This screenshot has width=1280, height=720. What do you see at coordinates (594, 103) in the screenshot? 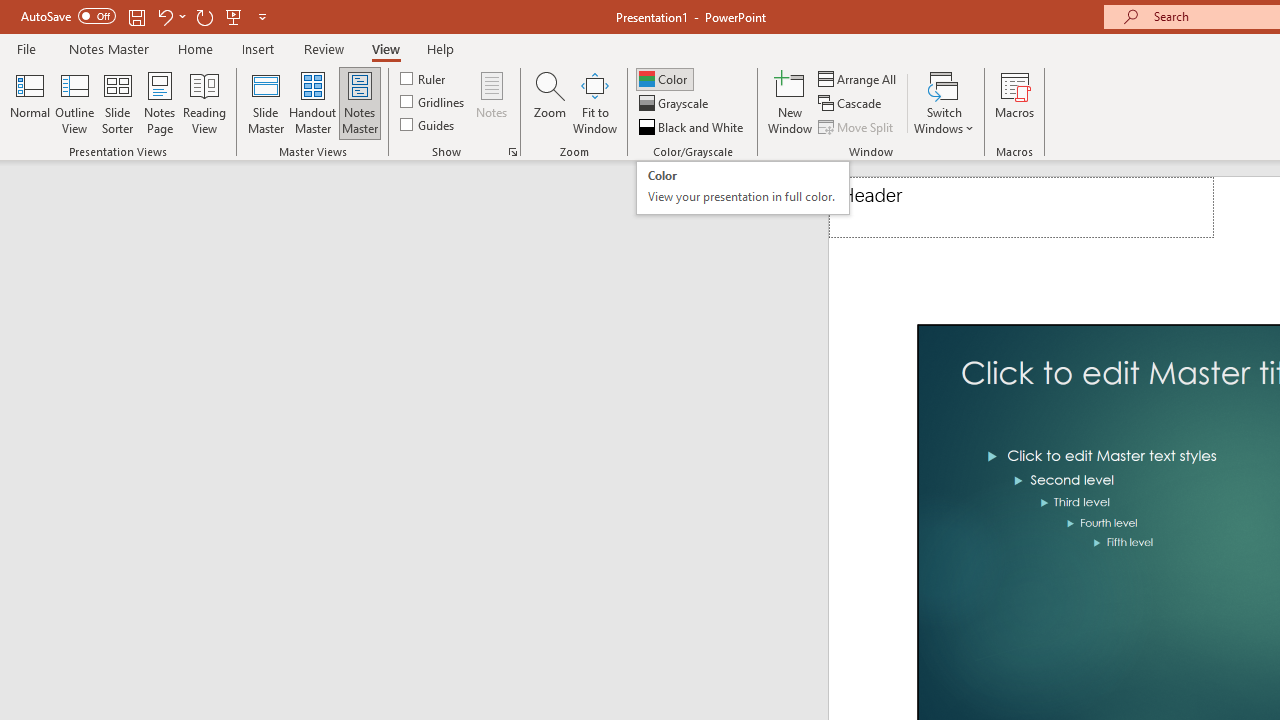
I see `'Fit to Window'` at bounding box center [594, 103].